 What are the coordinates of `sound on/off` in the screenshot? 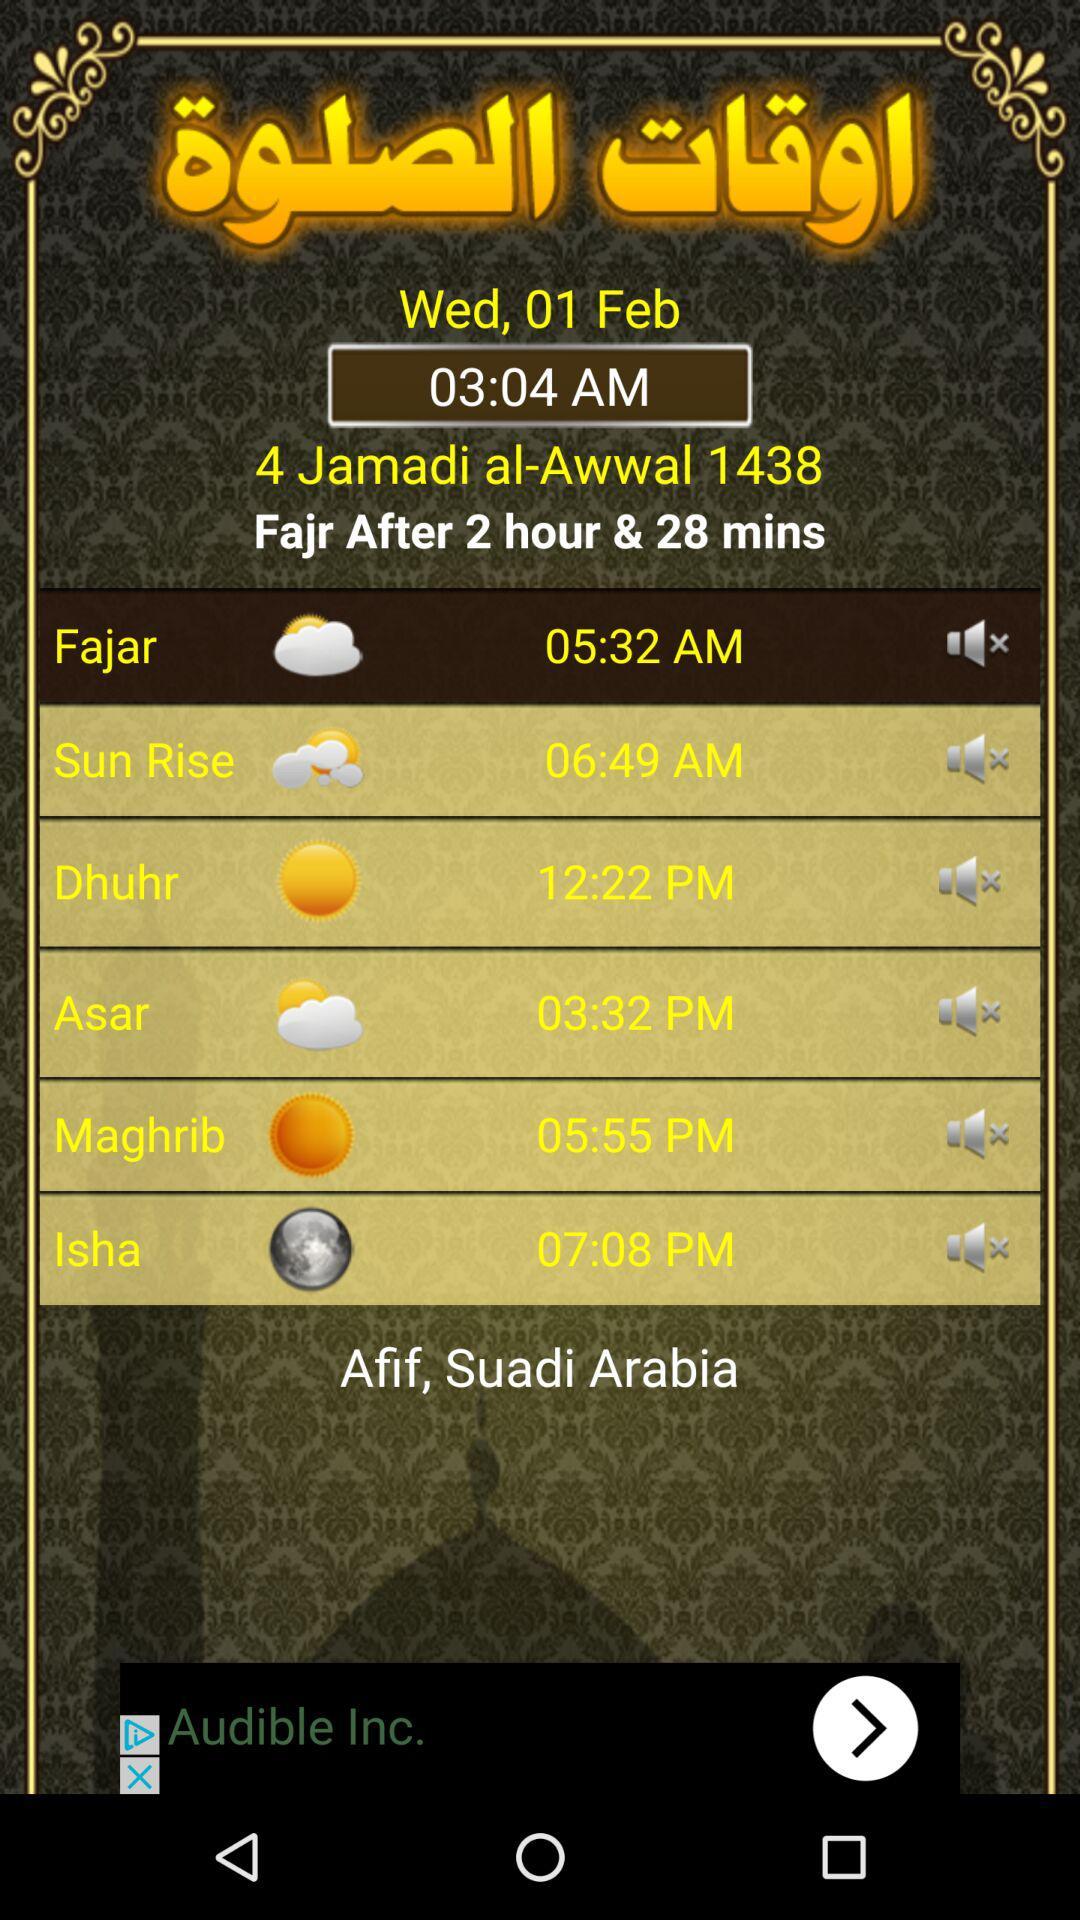 It's located at (968, 1011).